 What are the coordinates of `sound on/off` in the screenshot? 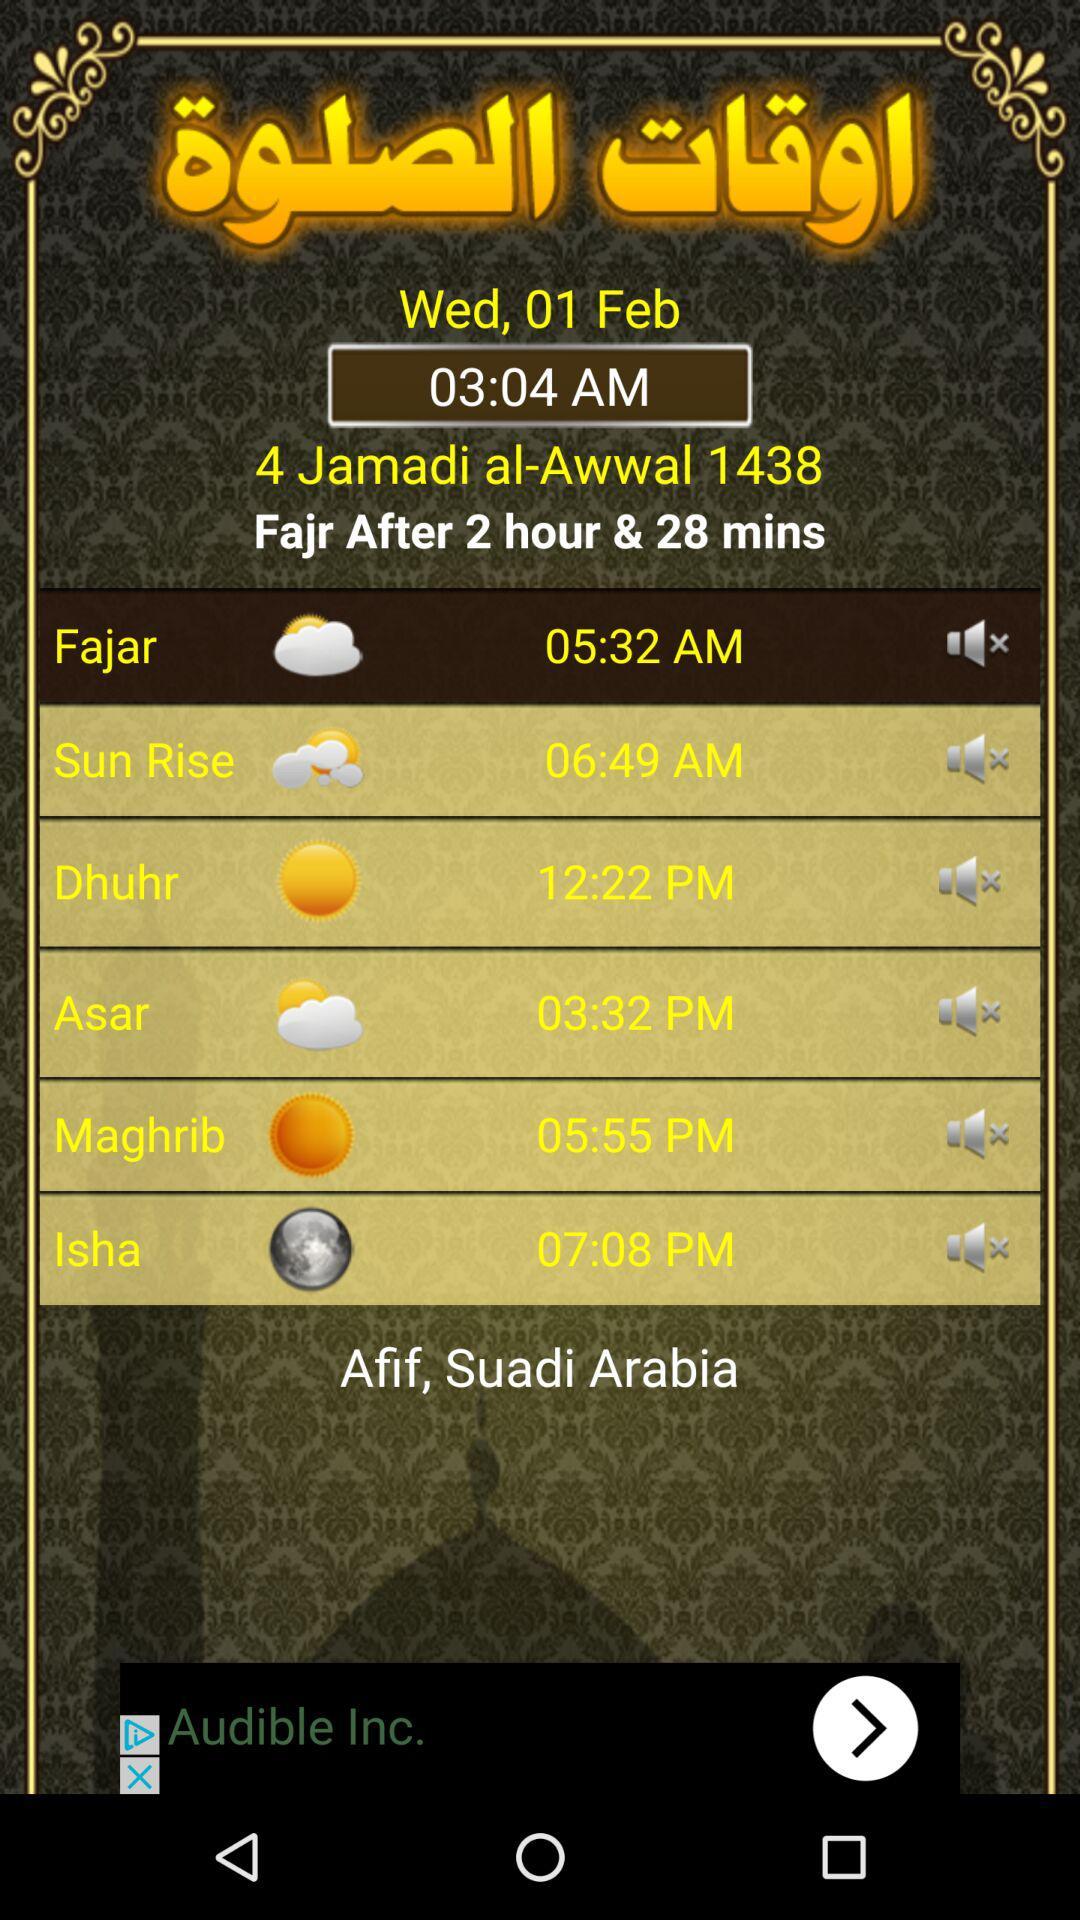 It's located at (968, 1011).